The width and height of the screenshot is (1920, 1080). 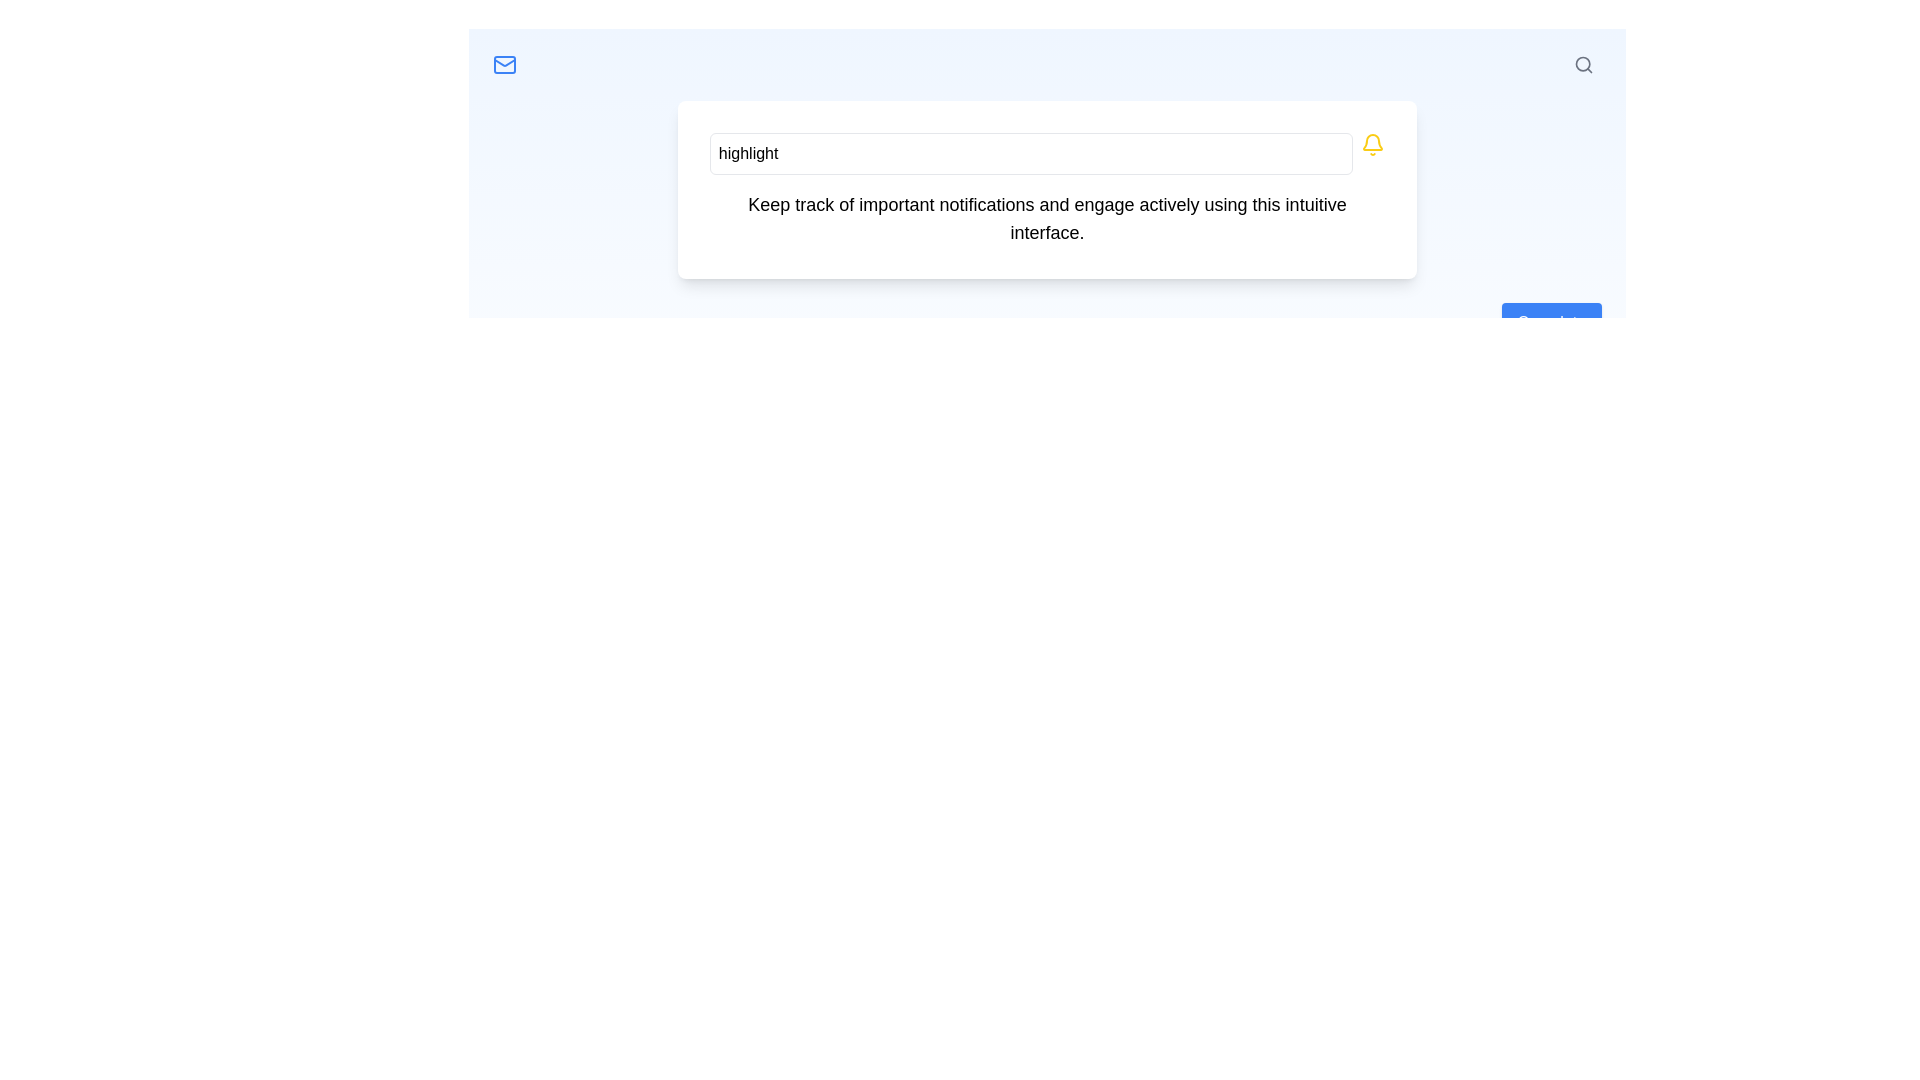 What do you see at coordinates (1372, 144) in the screenshot?
I see `the bell icon located to the immediate right of the text input field with placeholder text 'Enter text to highlight'` at bounding box center [1372, 144].